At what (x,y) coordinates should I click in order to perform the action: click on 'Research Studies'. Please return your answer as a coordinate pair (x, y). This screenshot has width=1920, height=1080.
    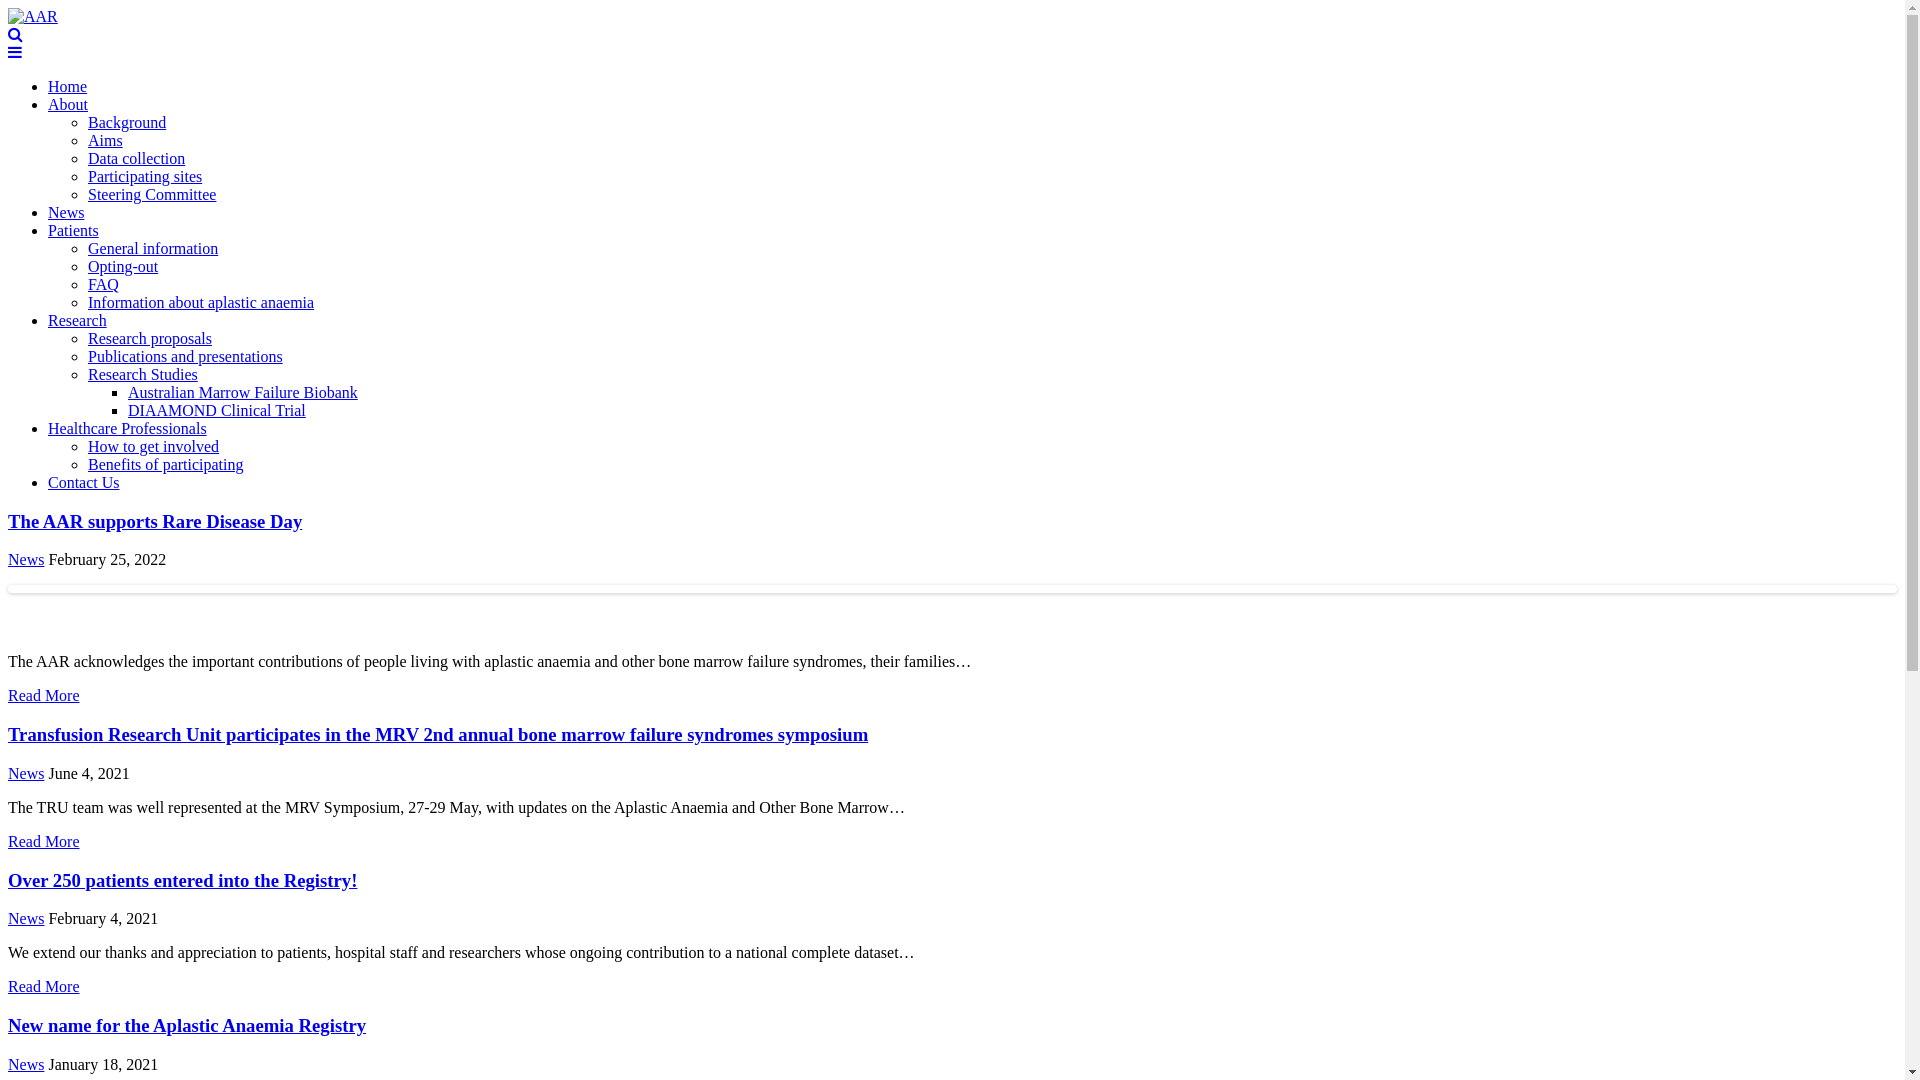
    Looking at the image, I should click on (142, 374).